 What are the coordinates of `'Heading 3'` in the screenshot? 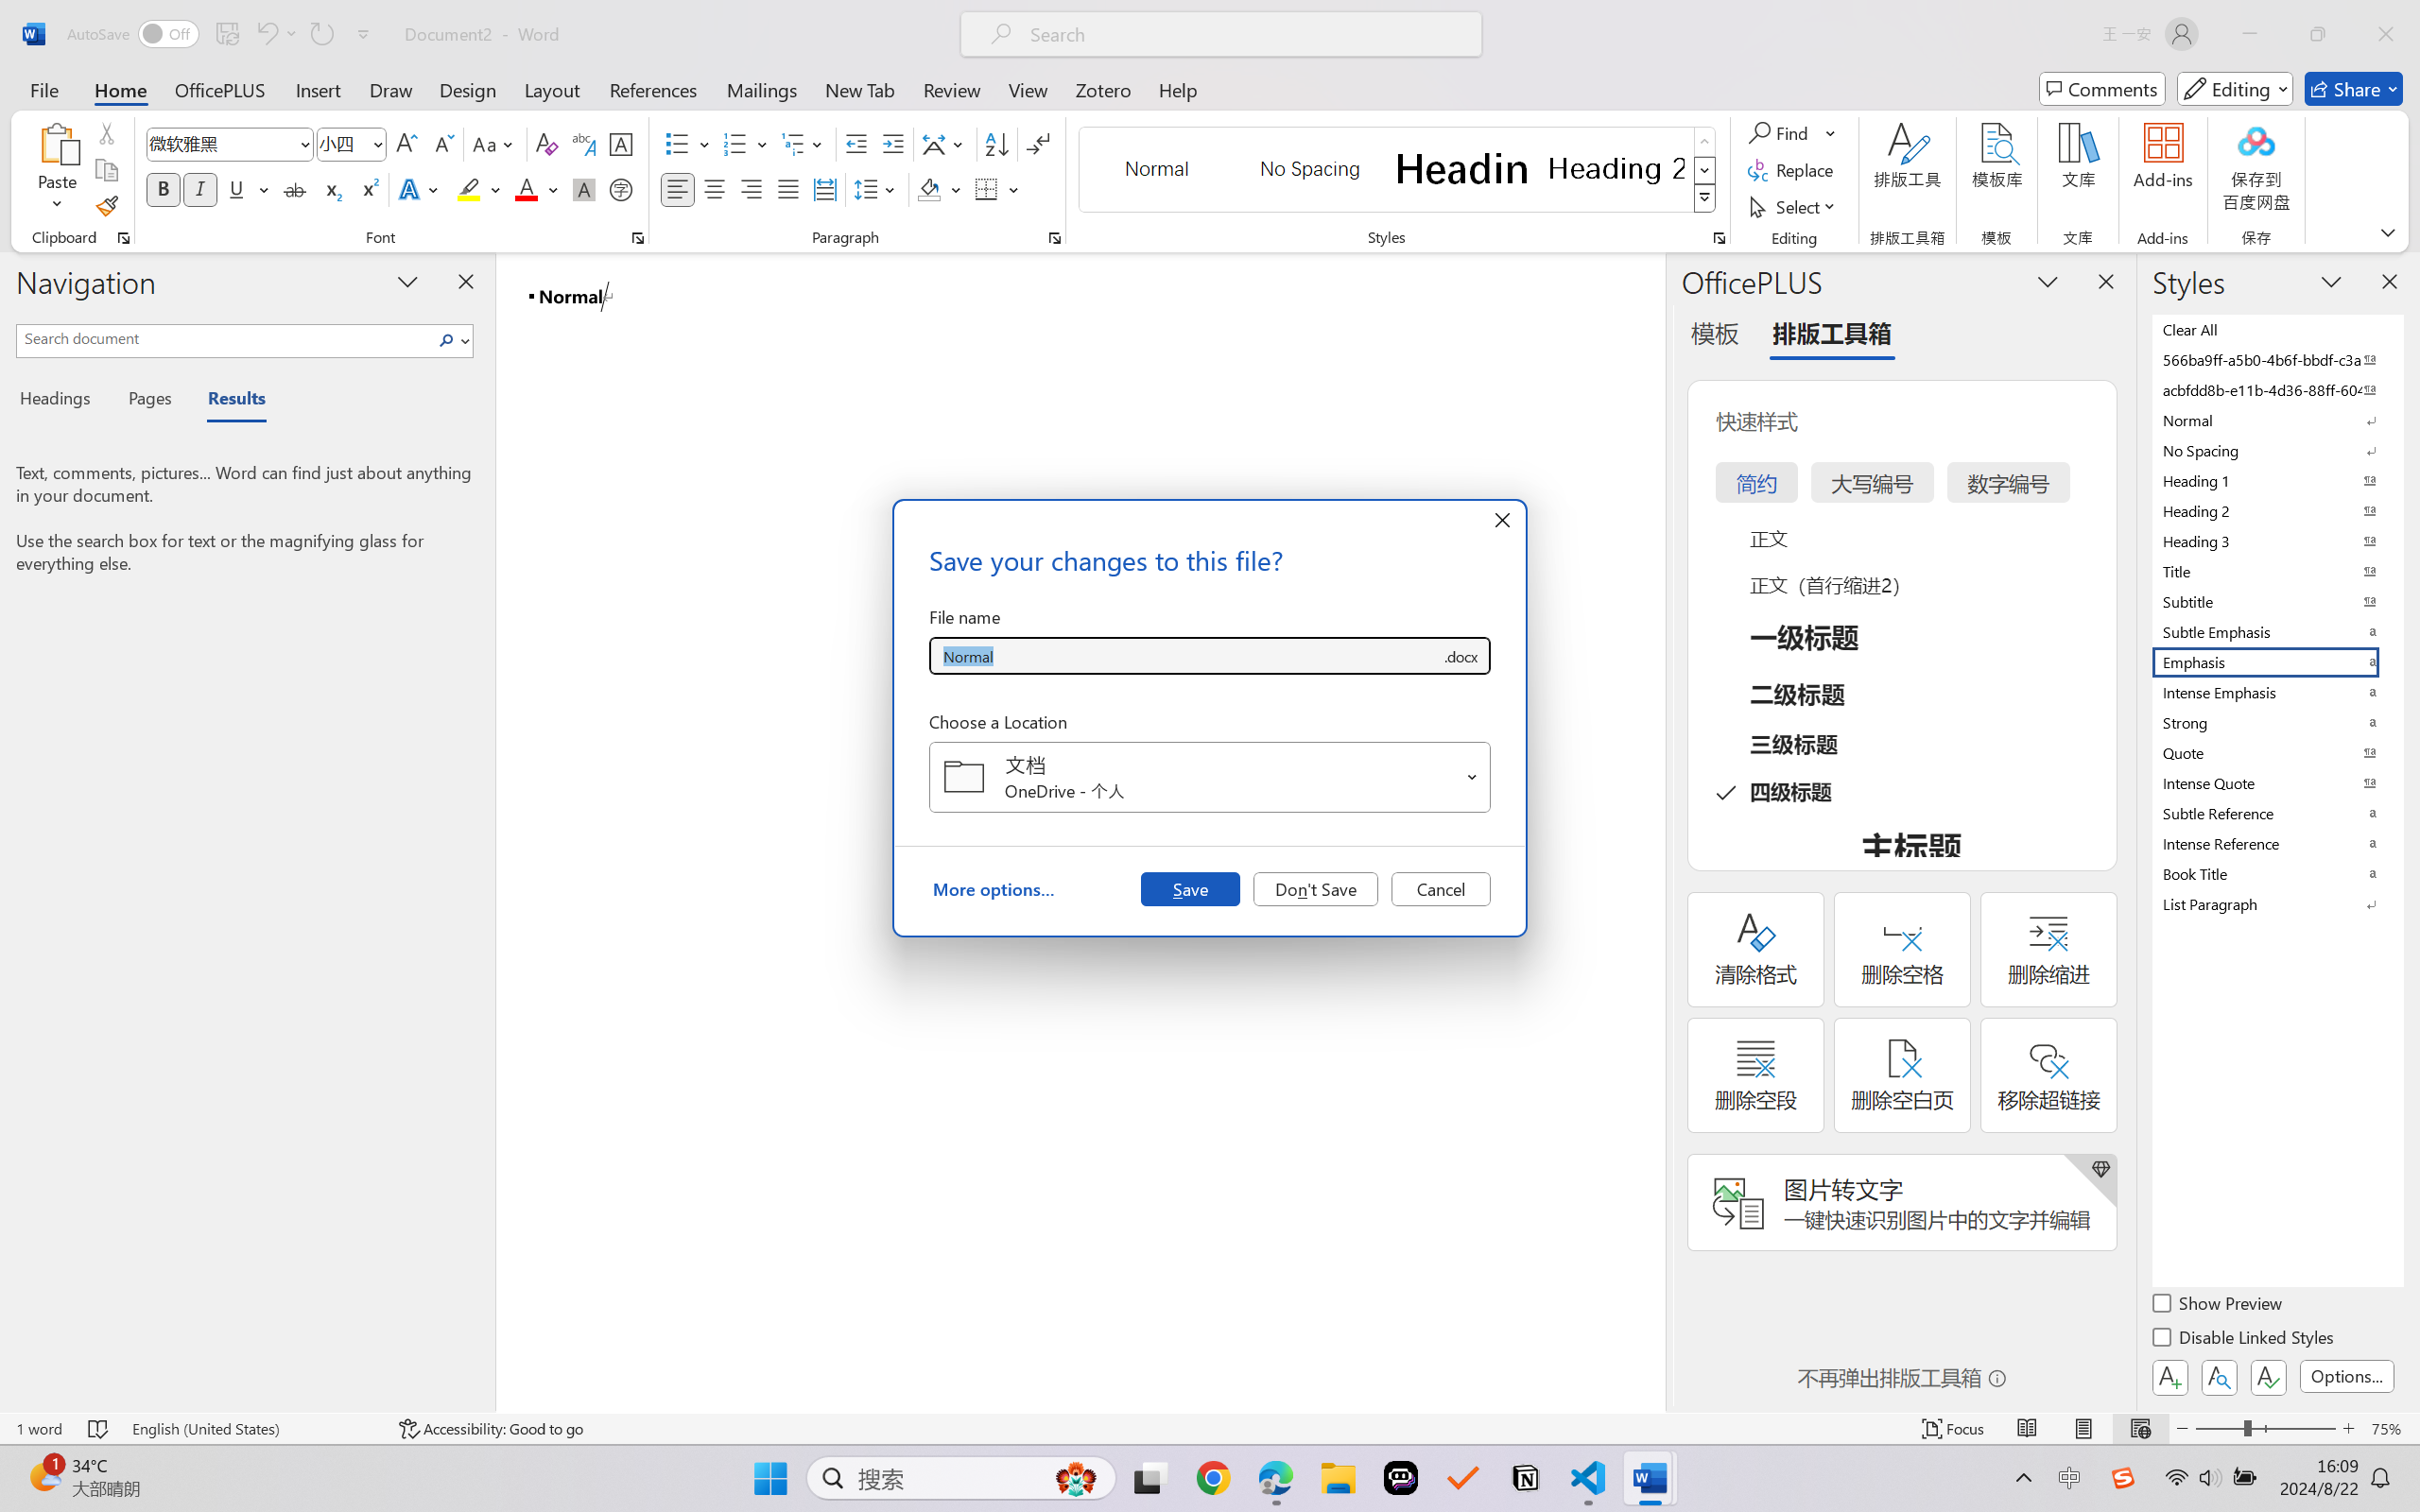 It's located at (2275, 540).